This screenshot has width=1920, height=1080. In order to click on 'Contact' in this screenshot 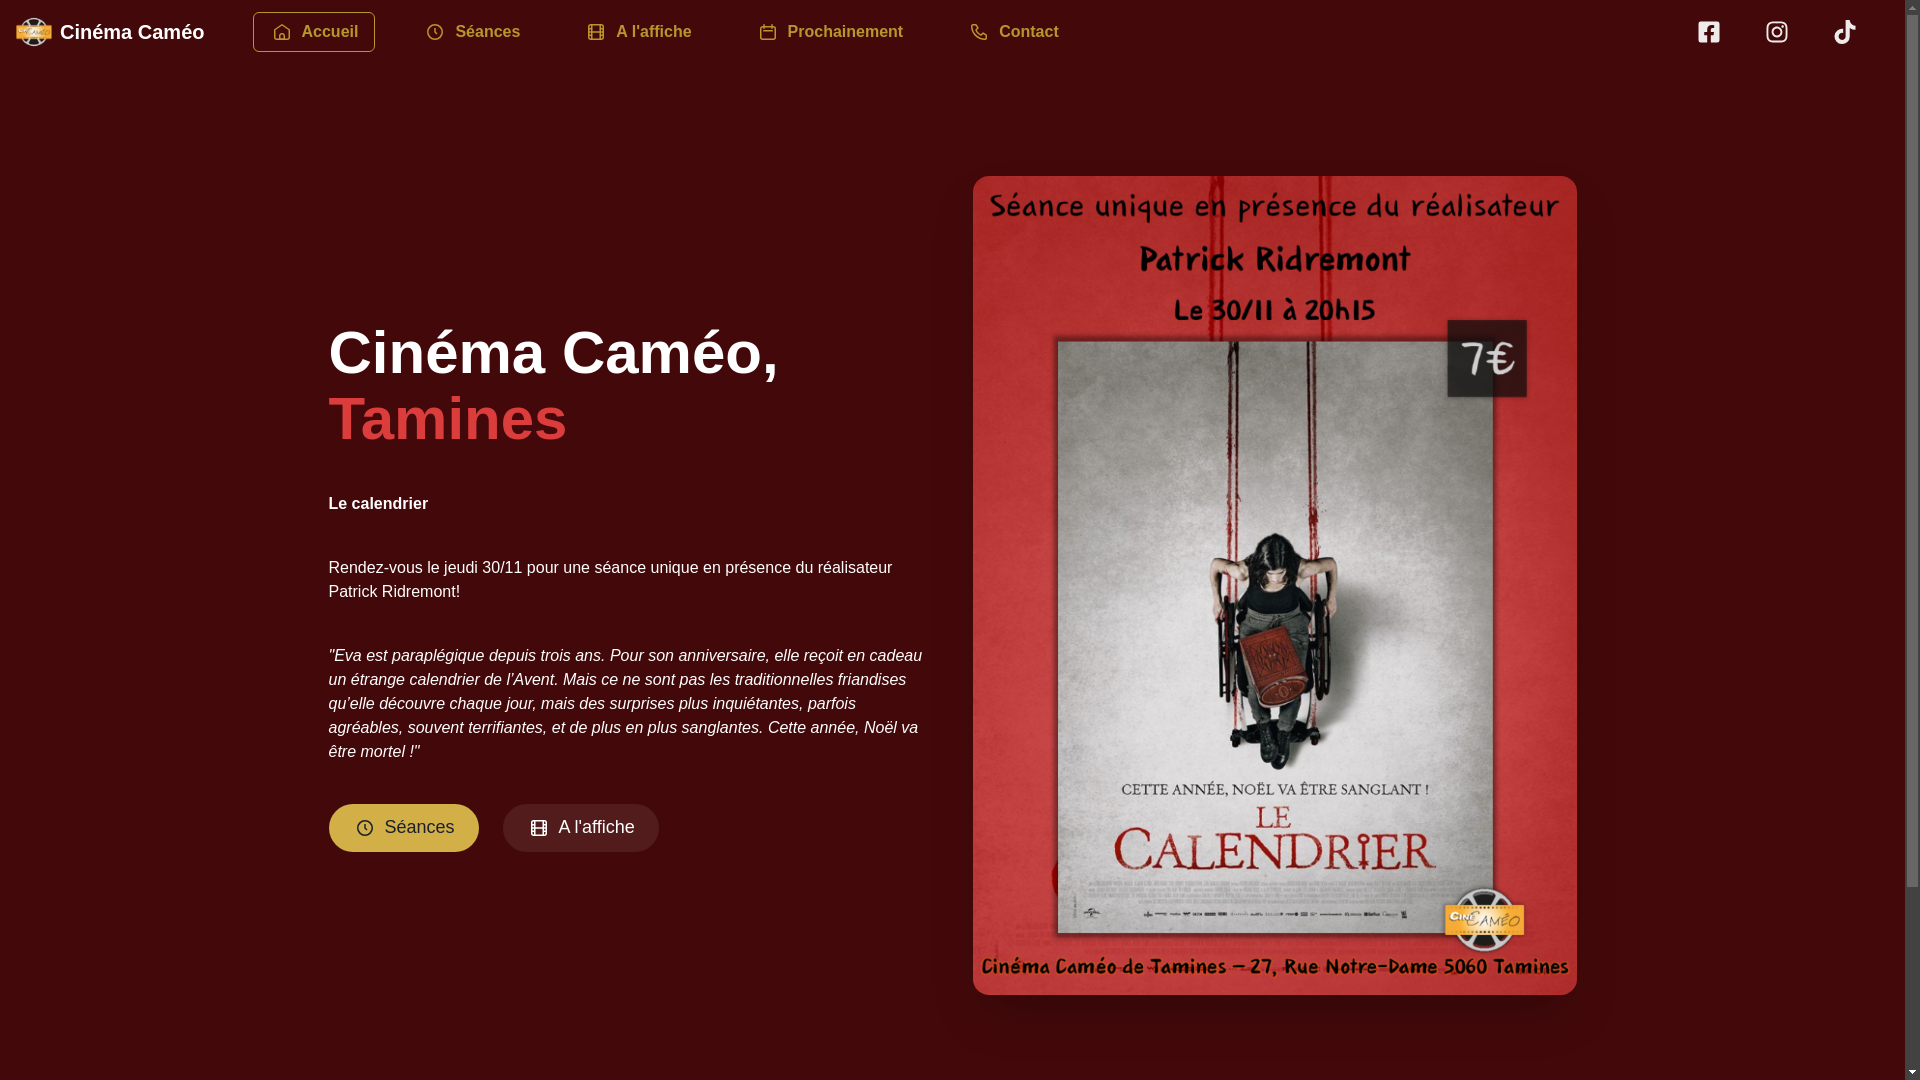, I will do `click(1012, 30)`.